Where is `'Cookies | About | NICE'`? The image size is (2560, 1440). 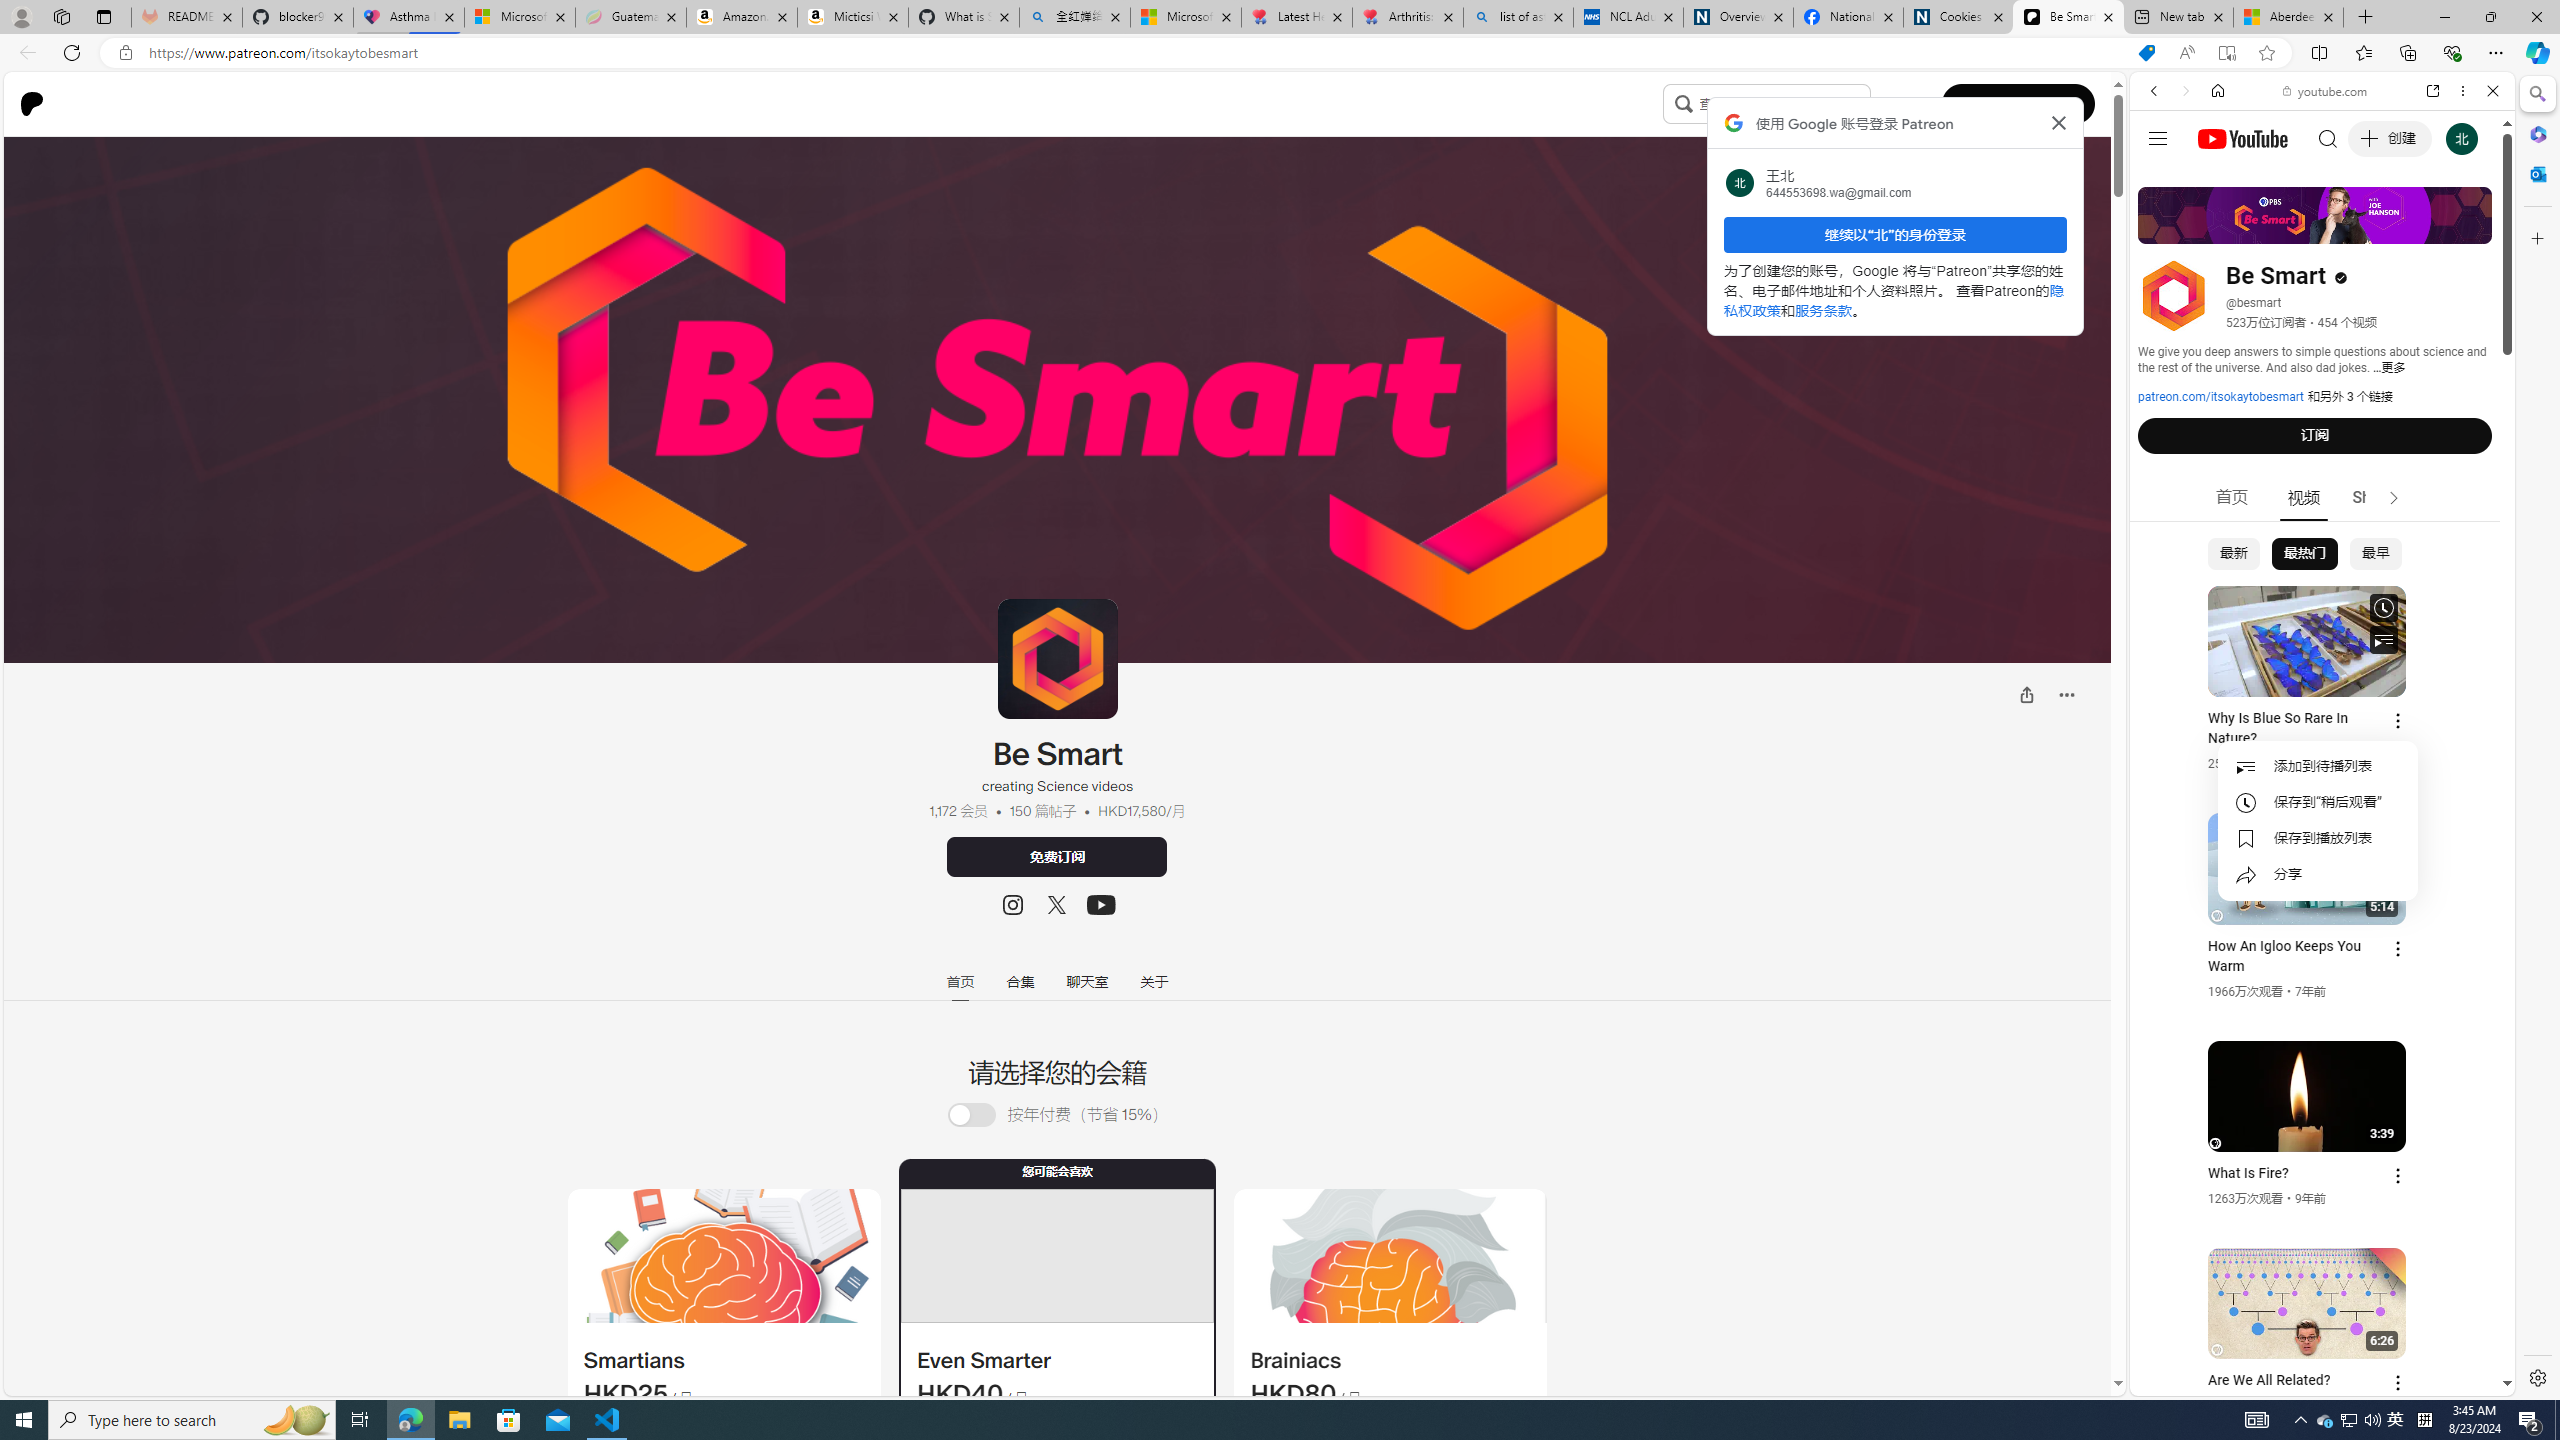
'Cookies | About | NICE' is located at coordinates (1957, 16).